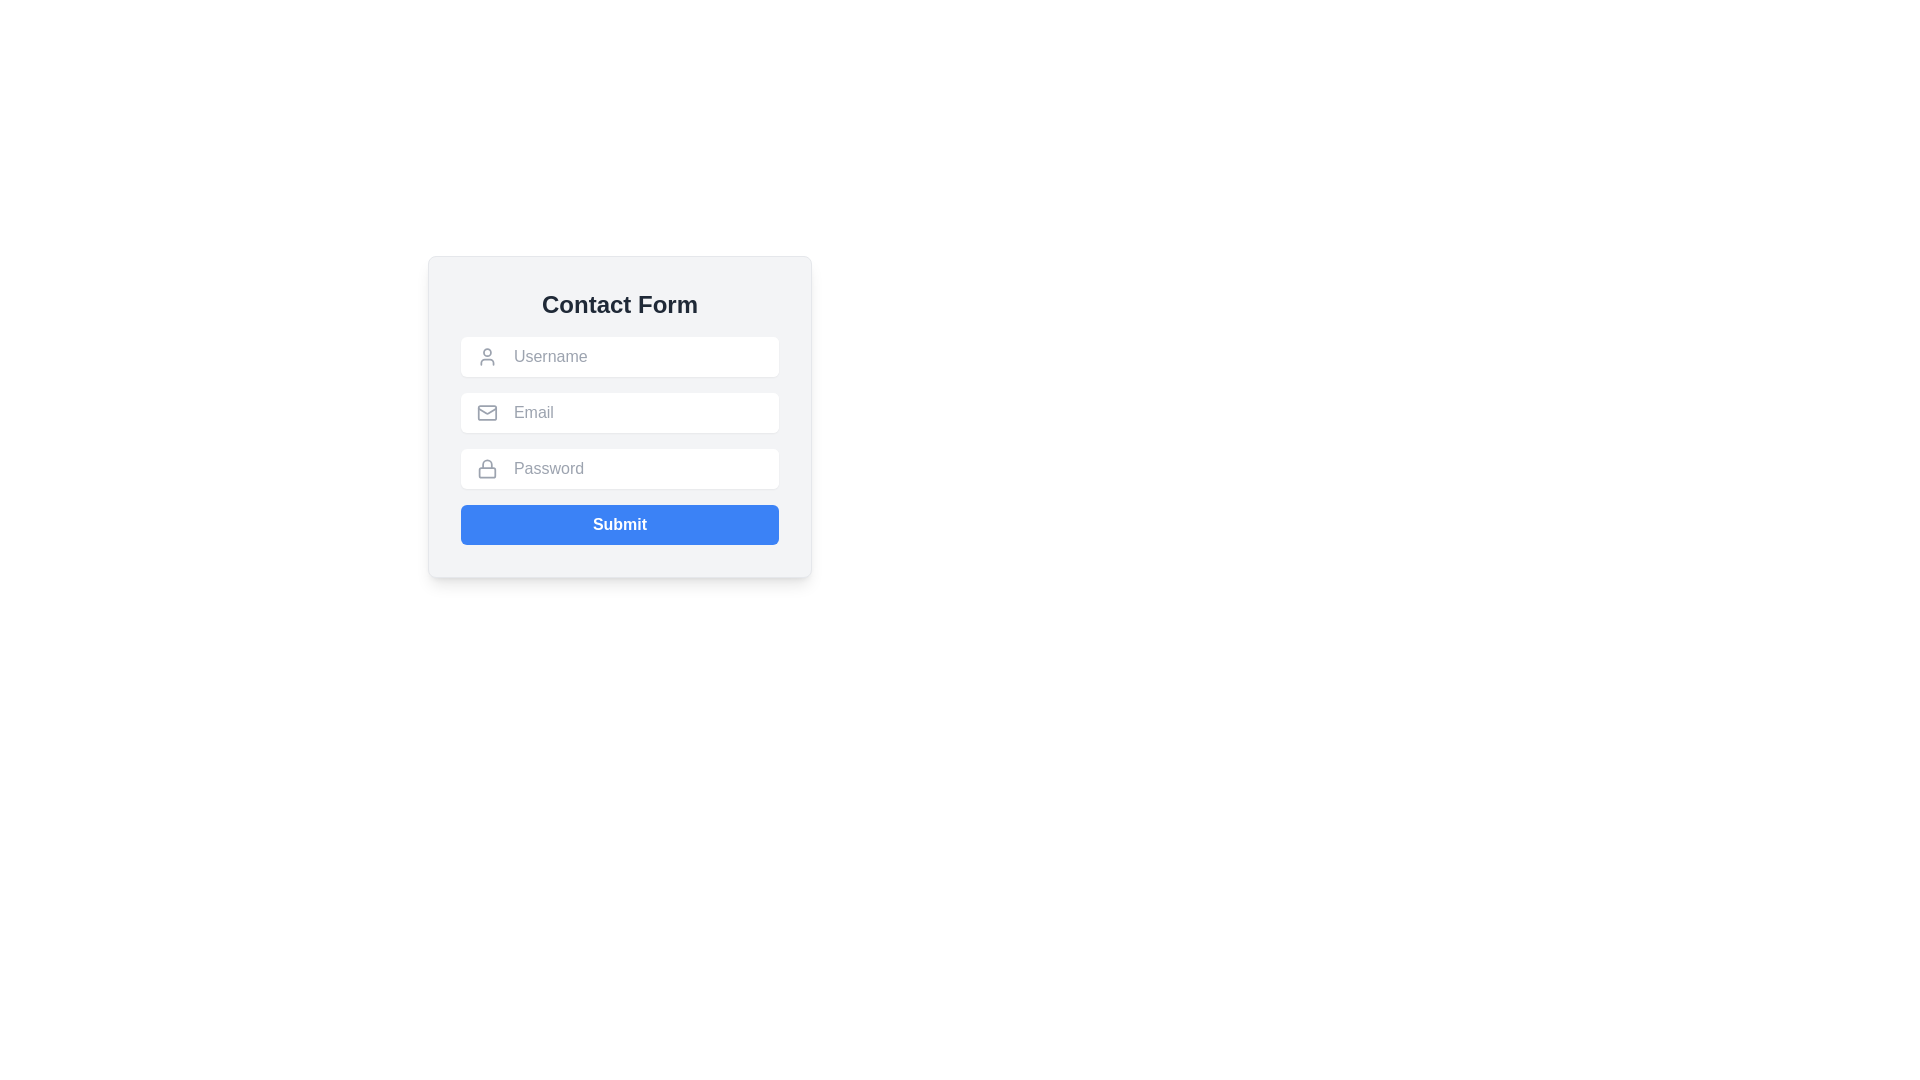  Describe the element at coordinates (637, 411) in the screenshot. I see `the Email input field to focus, which is located beneath the Username input field and above the Password input field in the form` at that location.